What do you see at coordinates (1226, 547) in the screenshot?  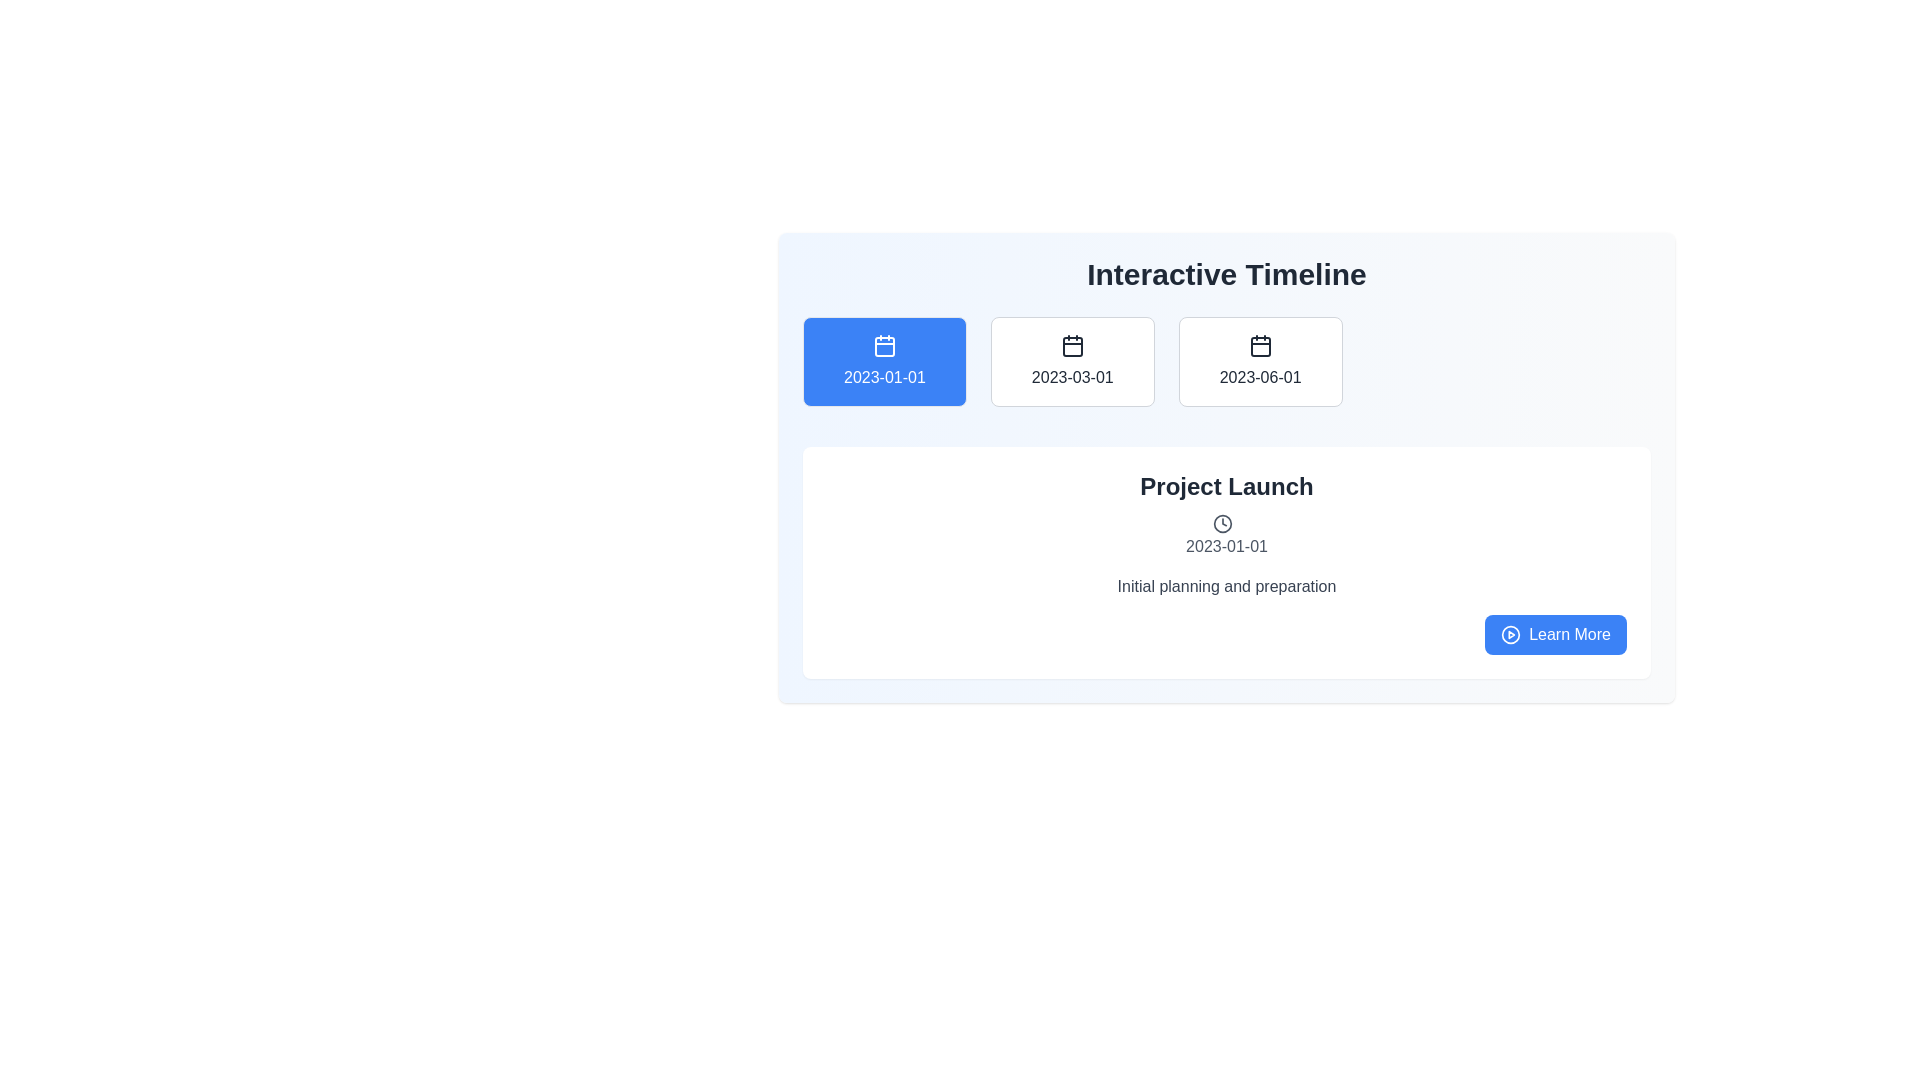 I see `the text display that shows the date for the 'Project Launch', located centrally below the clock icon and above the description text` at bounding box center [1226, 547].